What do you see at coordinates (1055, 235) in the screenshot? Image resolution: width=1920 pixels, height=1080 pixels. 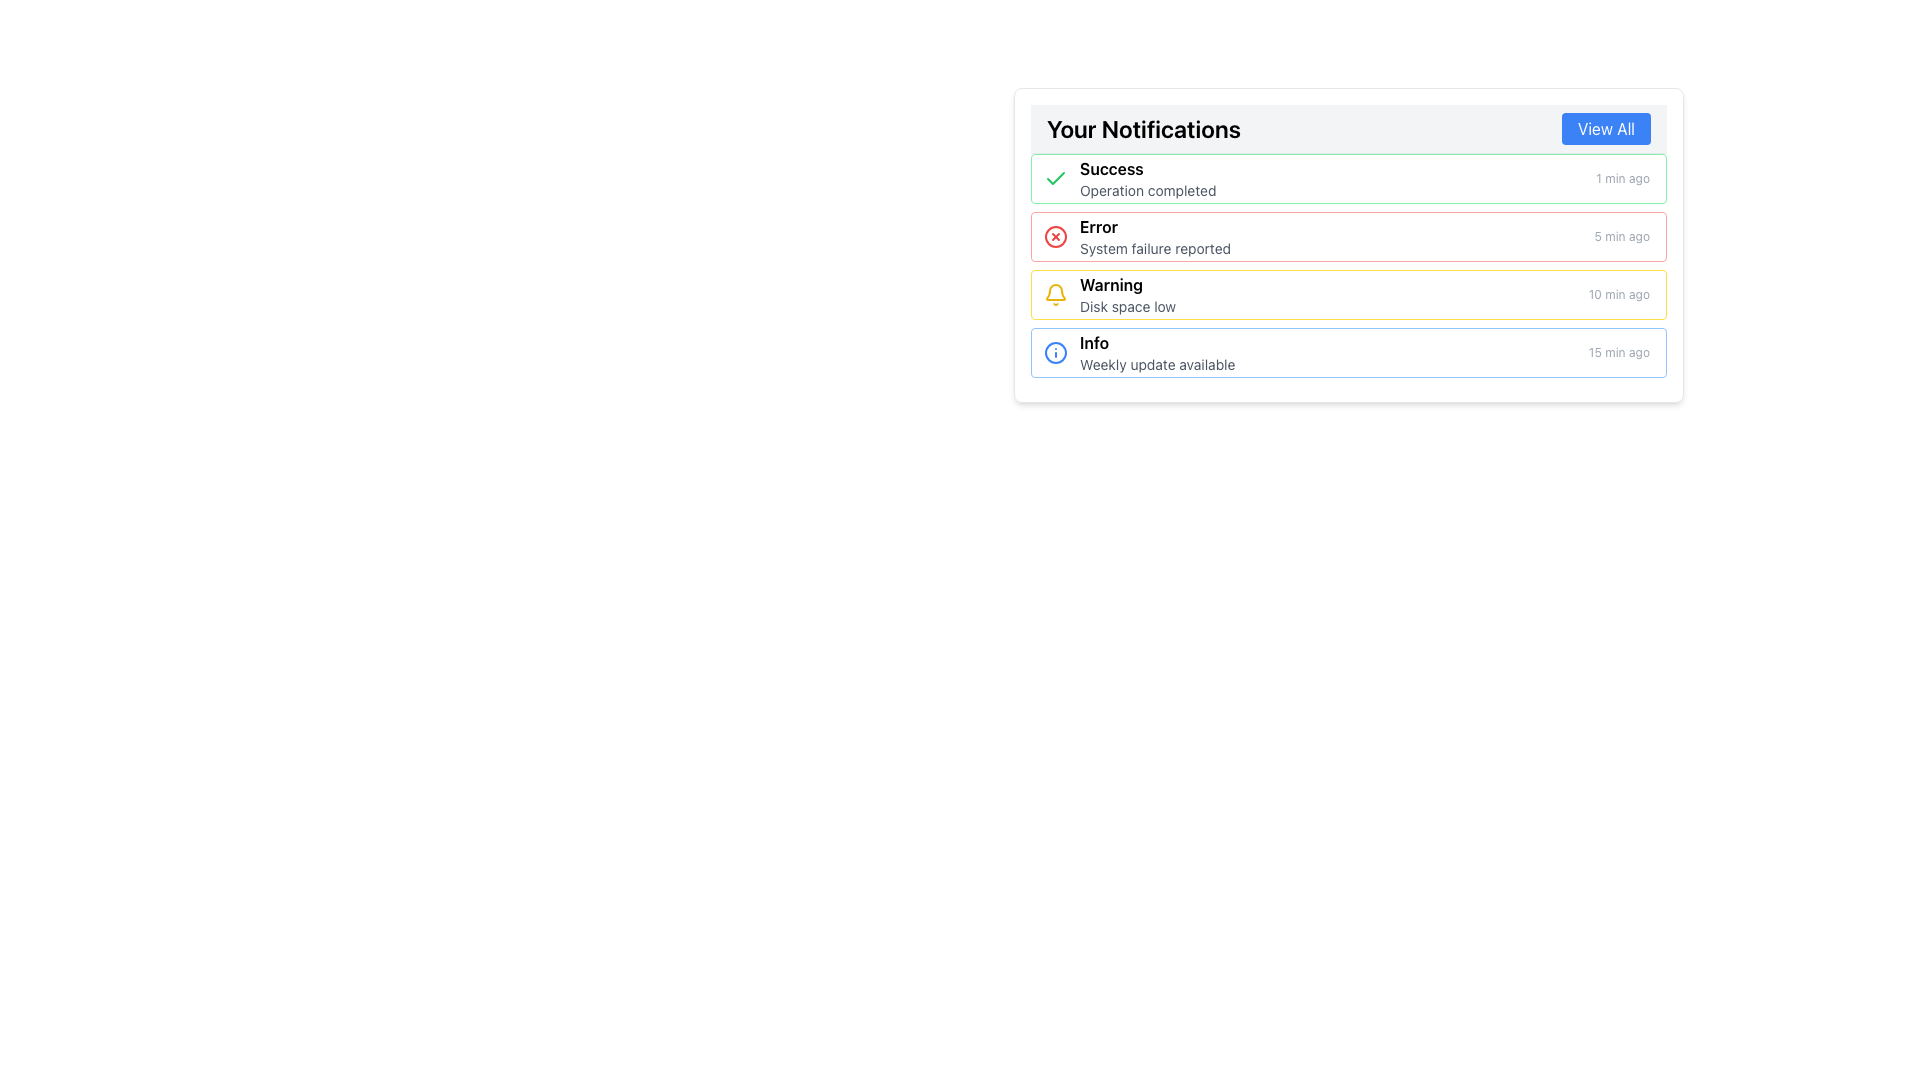 I see `the error notification icon in the 'Your Notifications' list, located at the beginning of the second row with the text 'Error'` at bounding box center [1055, 235].